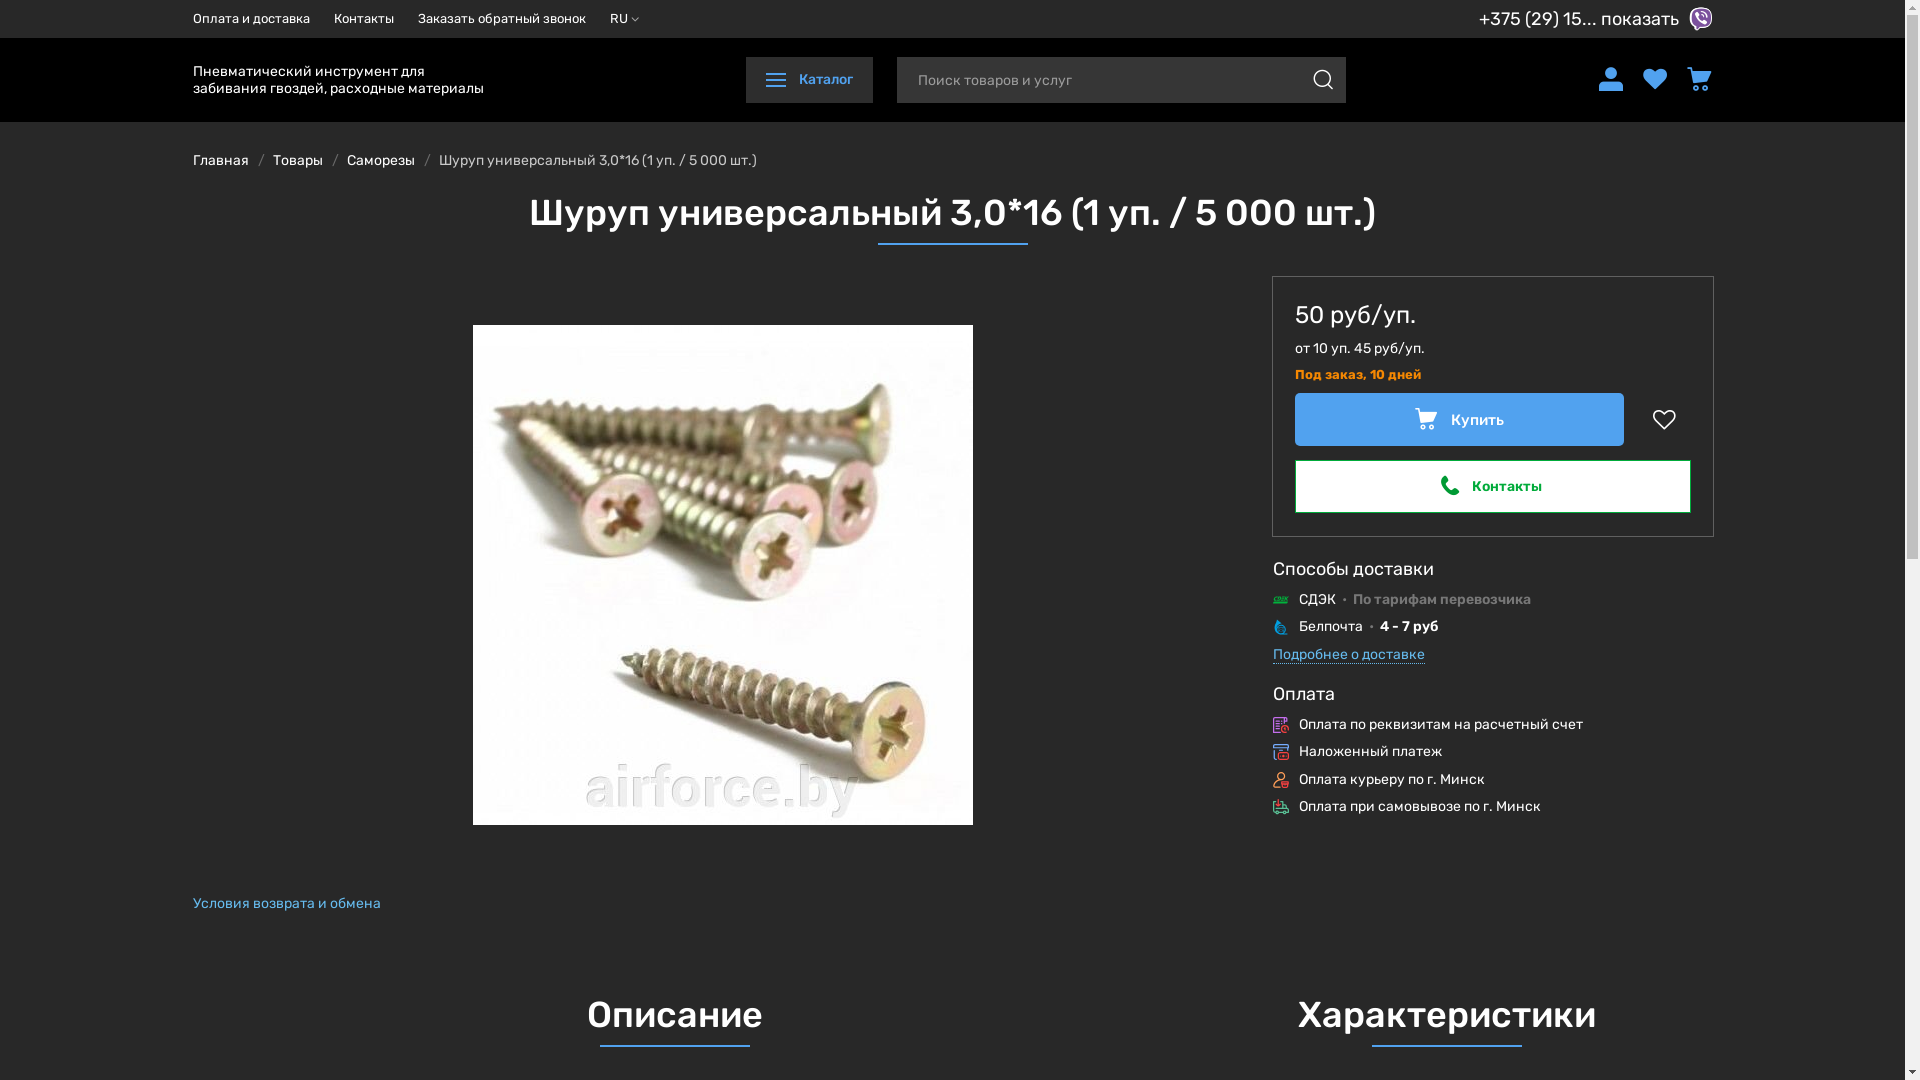  What do you see at coordinates (1698, 19) in the screenshot?
I see `'Viber'` at bounding box center [1698, 19].